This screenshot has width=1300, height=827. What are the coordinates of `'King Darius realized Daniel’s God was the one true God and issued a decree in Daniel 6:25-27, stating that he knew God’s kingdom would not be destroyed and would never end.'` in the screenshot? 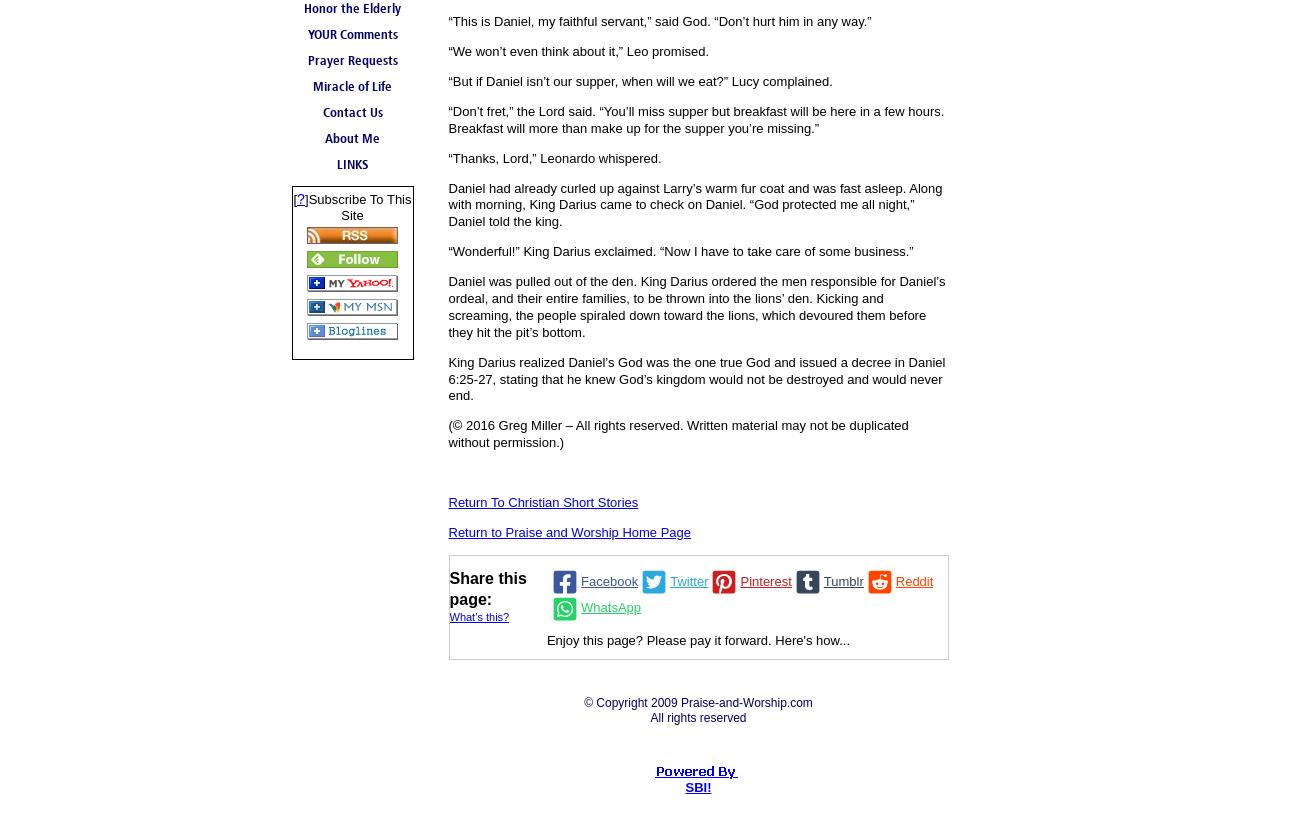 It's located at (695, 377).